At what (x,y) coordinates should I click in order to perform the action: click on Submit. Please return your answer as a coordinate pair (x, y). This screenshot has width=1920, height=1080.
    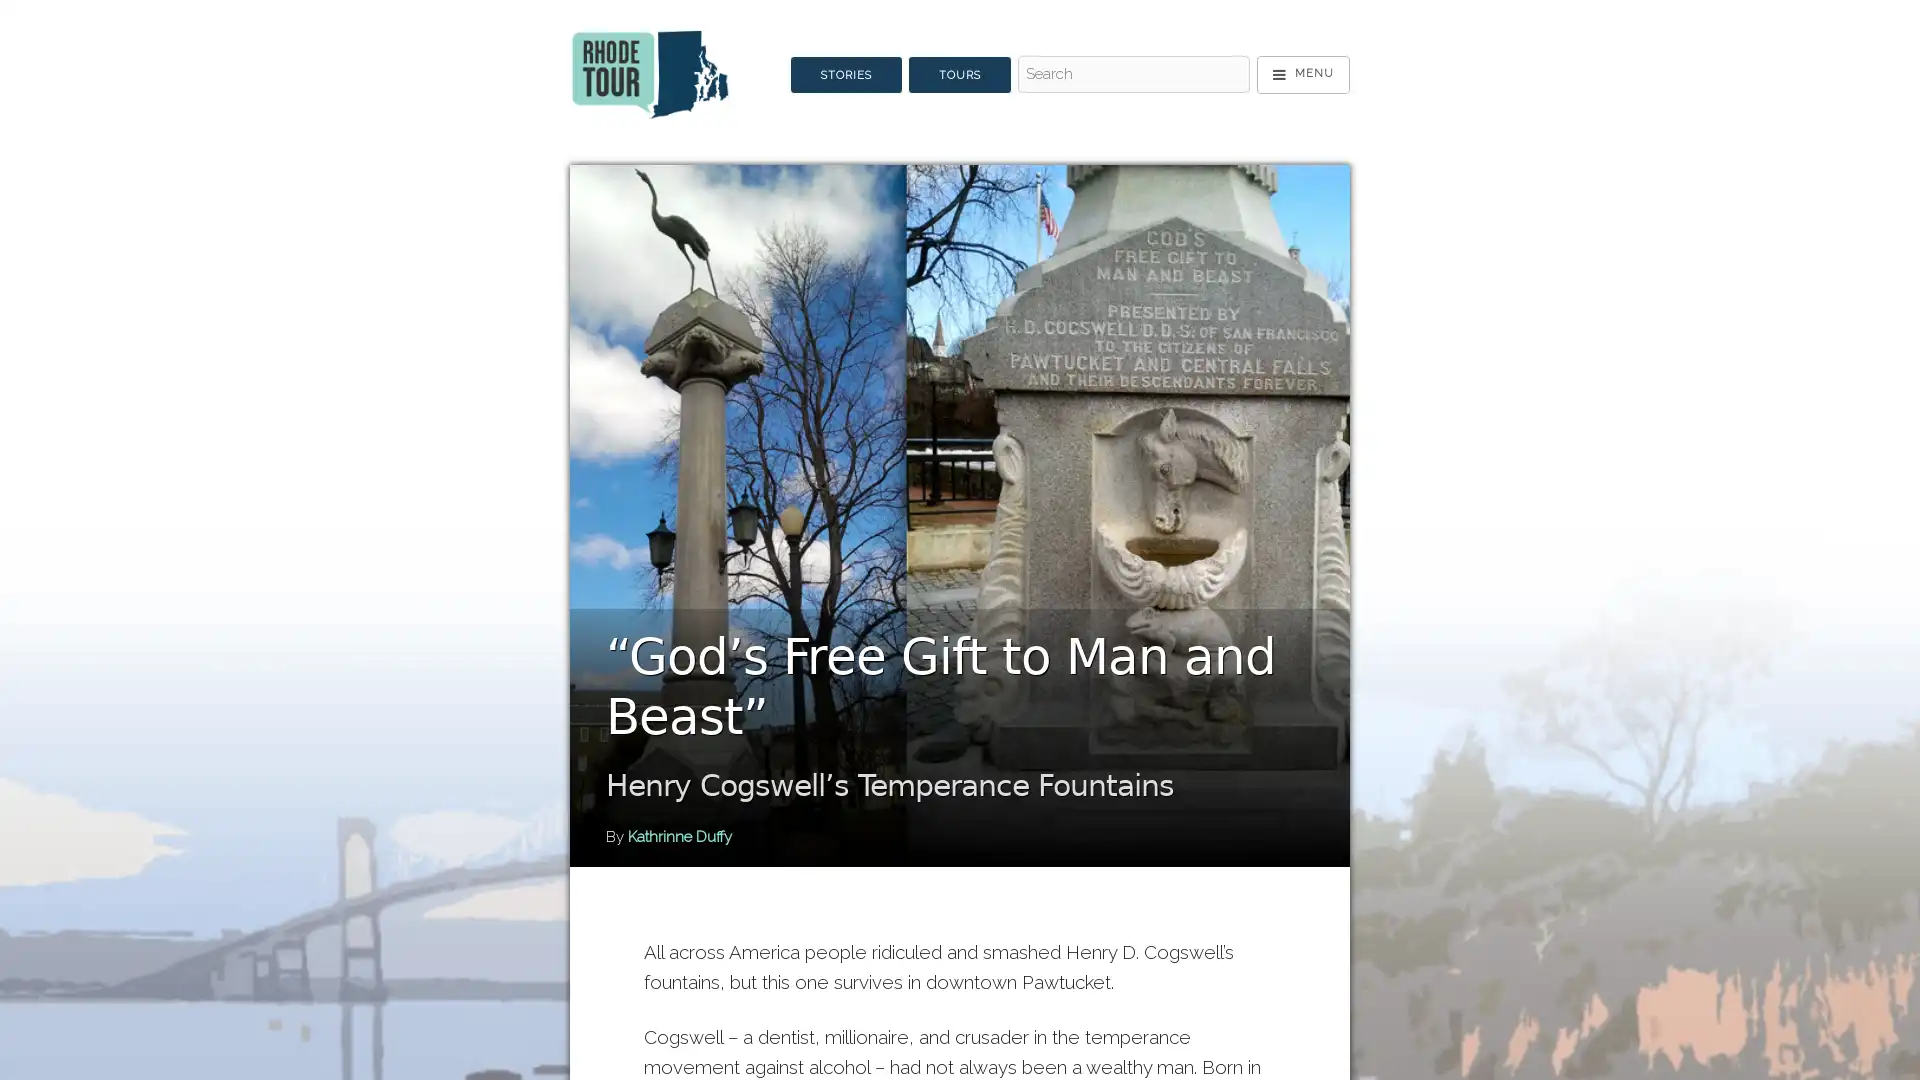
    Looking at the image, I should click on (1045, 111).